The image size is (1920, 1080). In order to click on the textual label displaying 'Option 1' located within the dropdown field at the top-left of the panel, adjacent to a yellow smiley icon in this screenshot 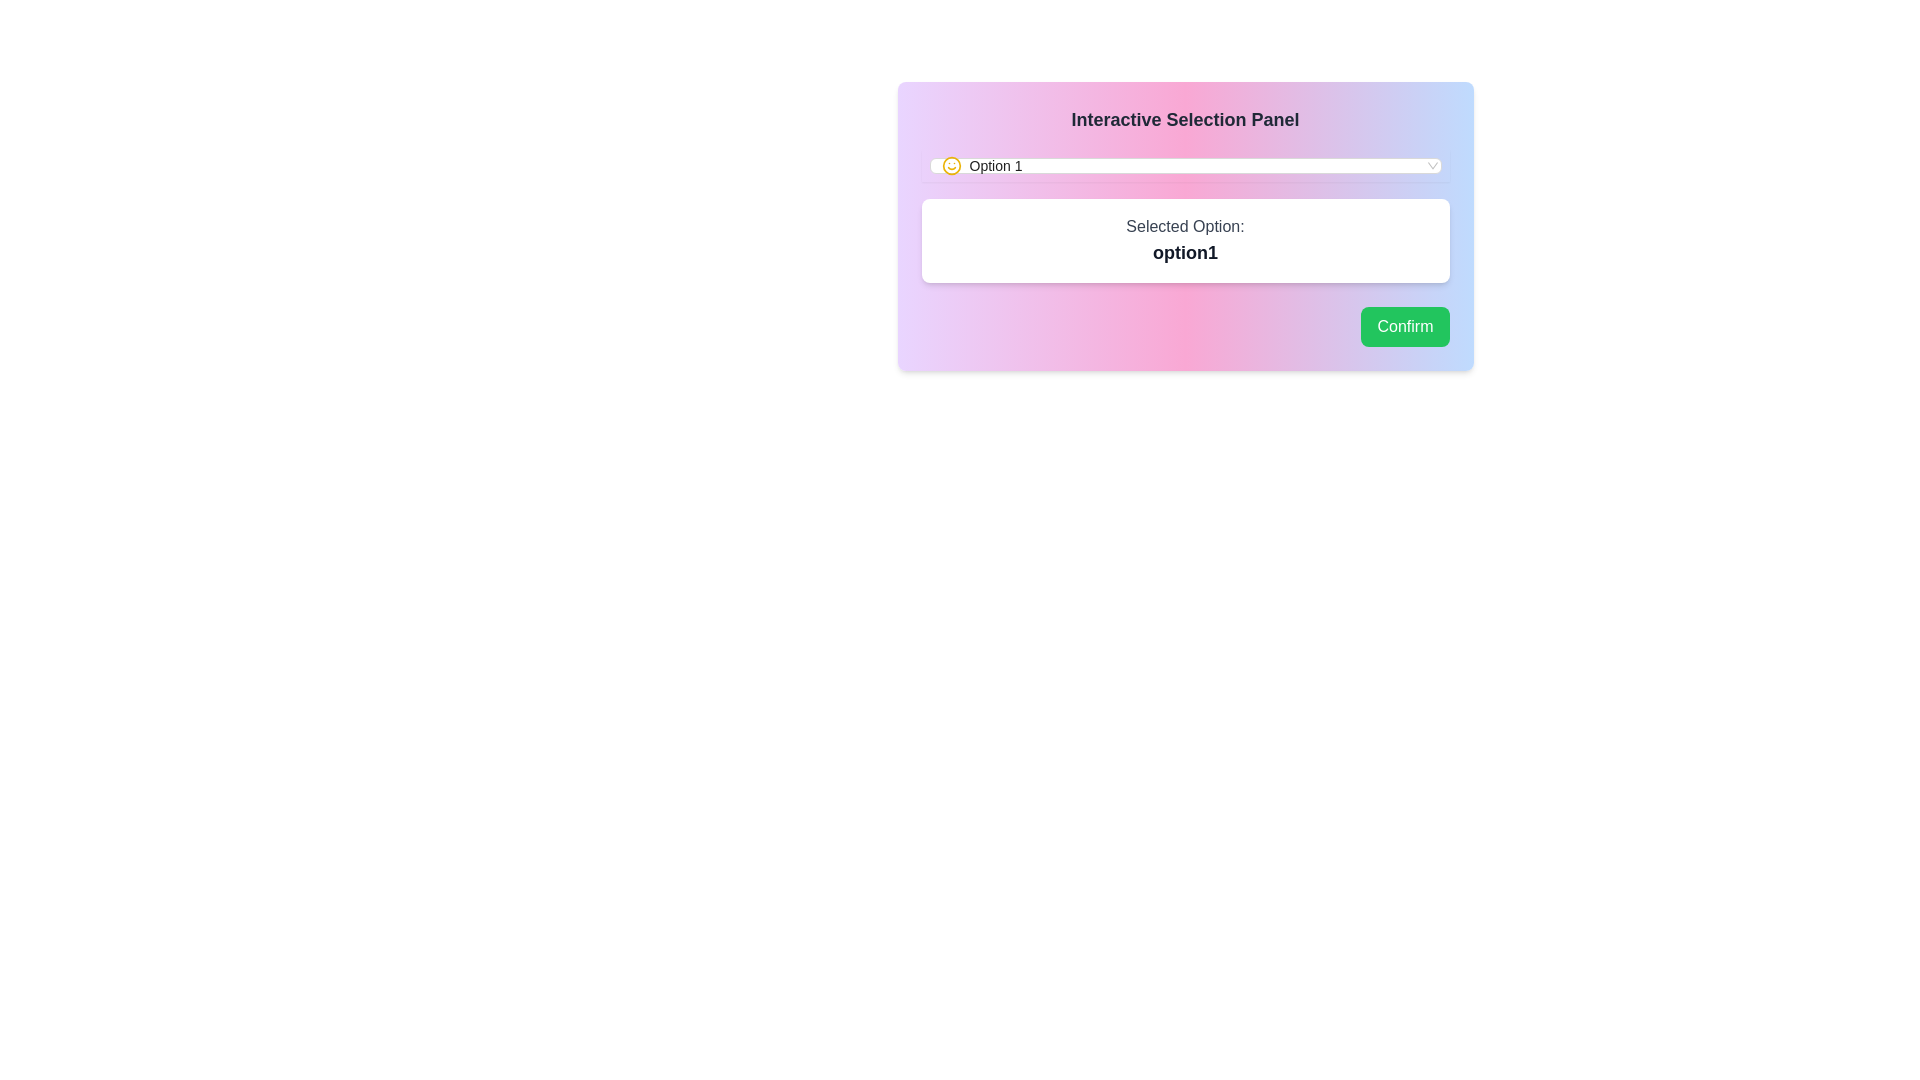, I will do `click(995, 164)`.